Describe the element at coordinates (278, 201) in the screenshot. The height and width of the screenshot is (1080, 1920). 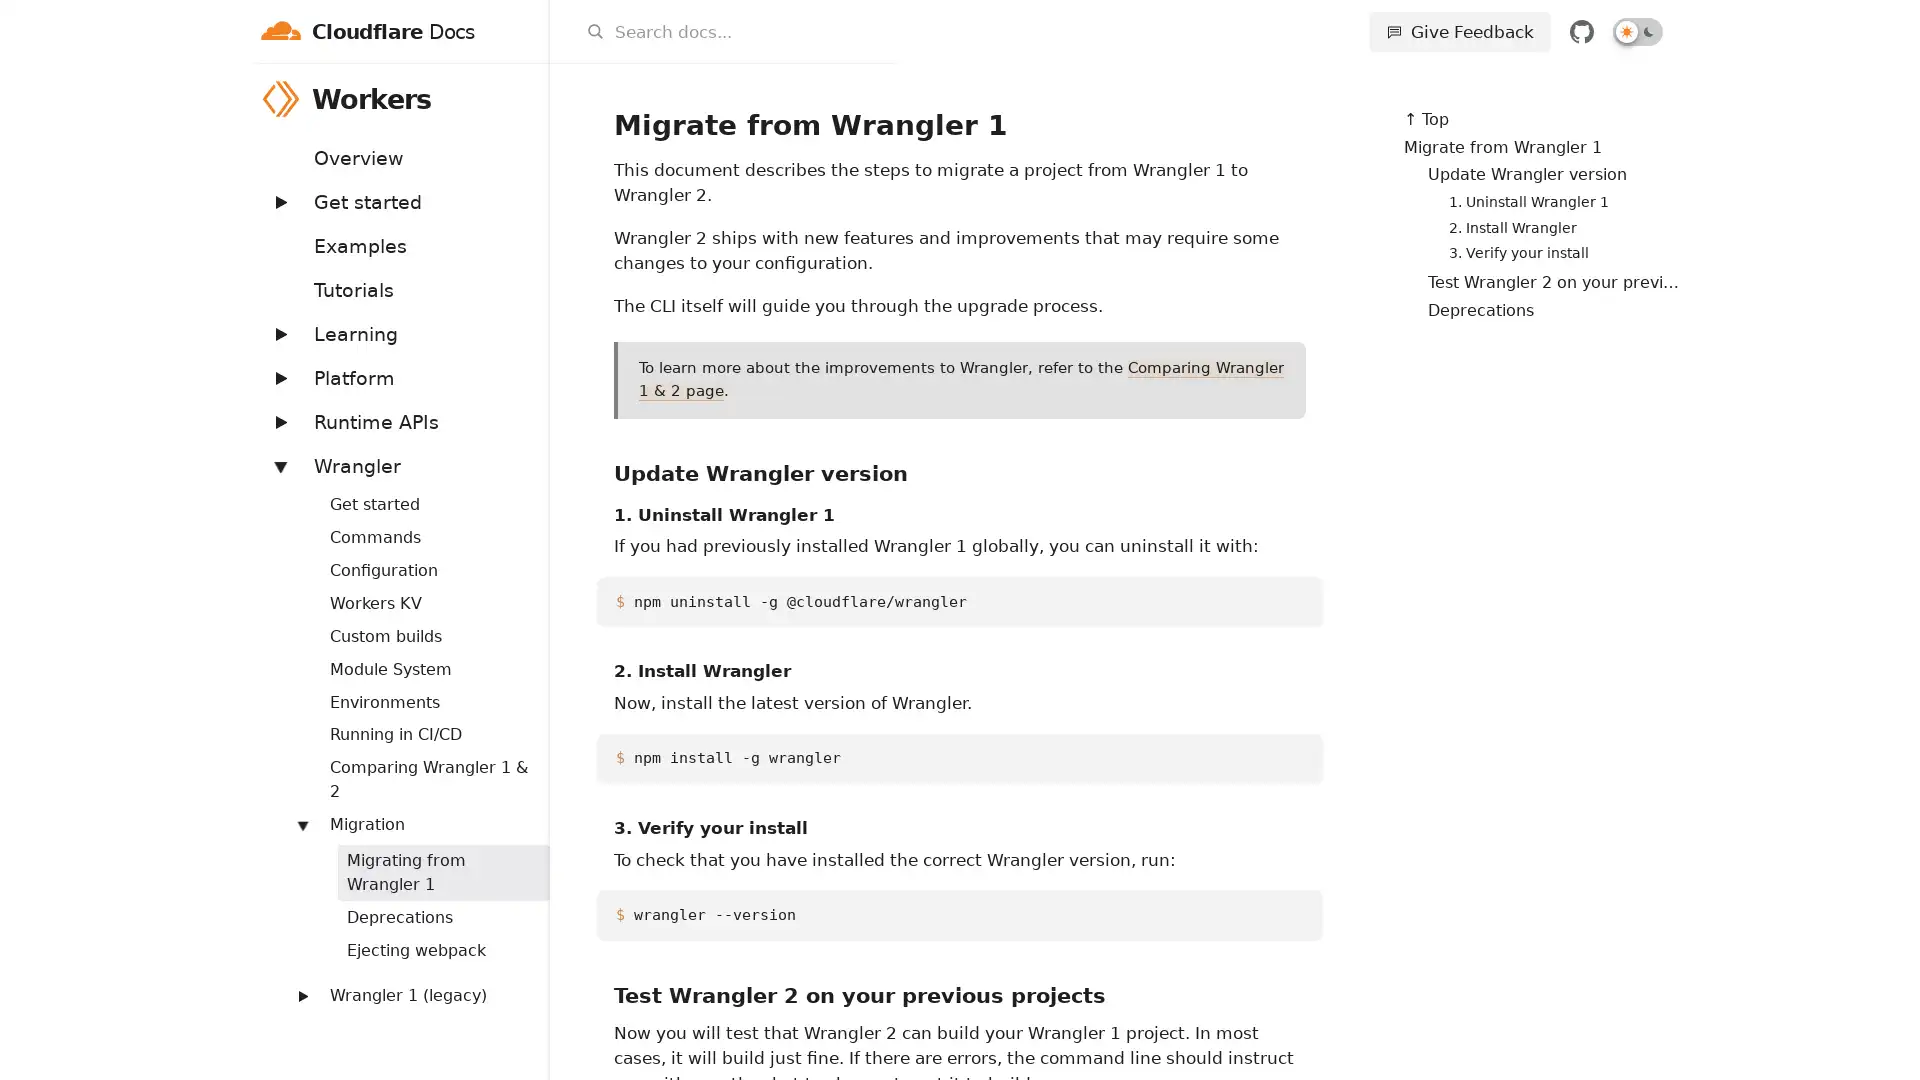
I see `Expand: Get started` at that location.